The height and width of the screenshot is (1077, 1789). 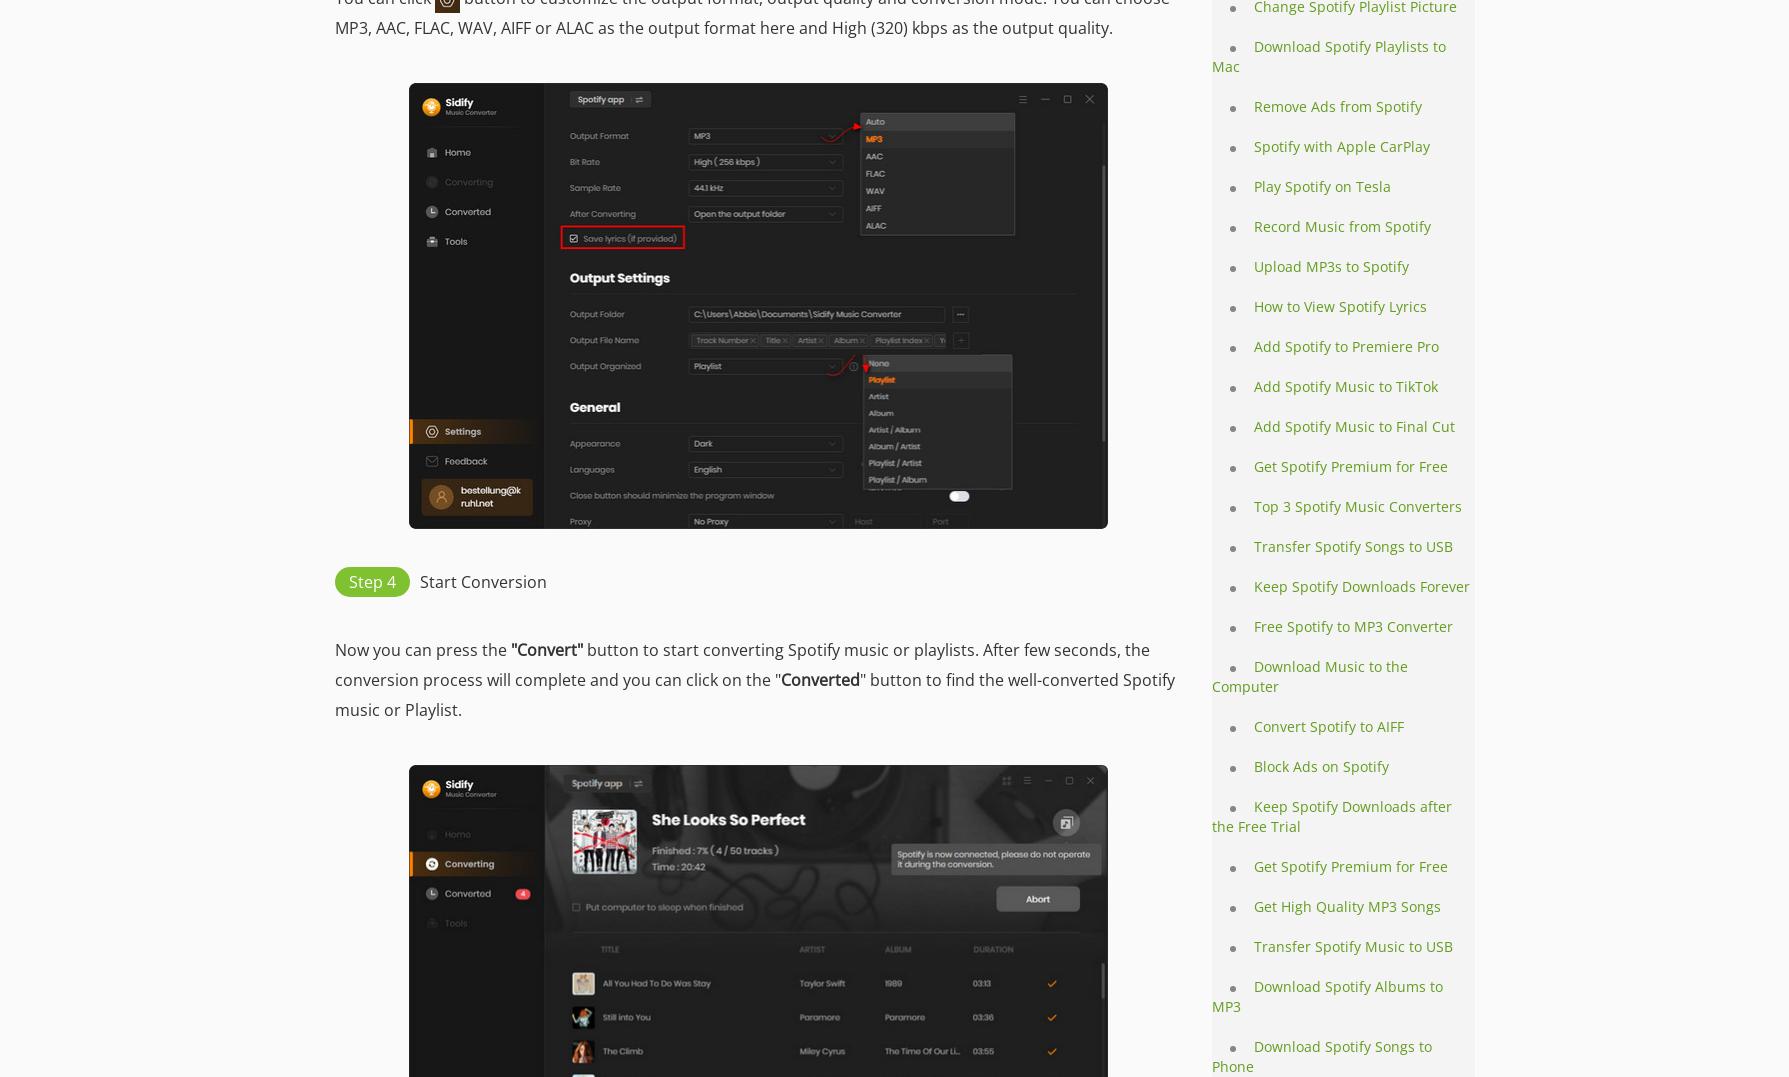 What do you see at coordinates (1254, 226) in the screenshot?
I see `'Record Music from Spotify'` at bounding box center [1254, 226].